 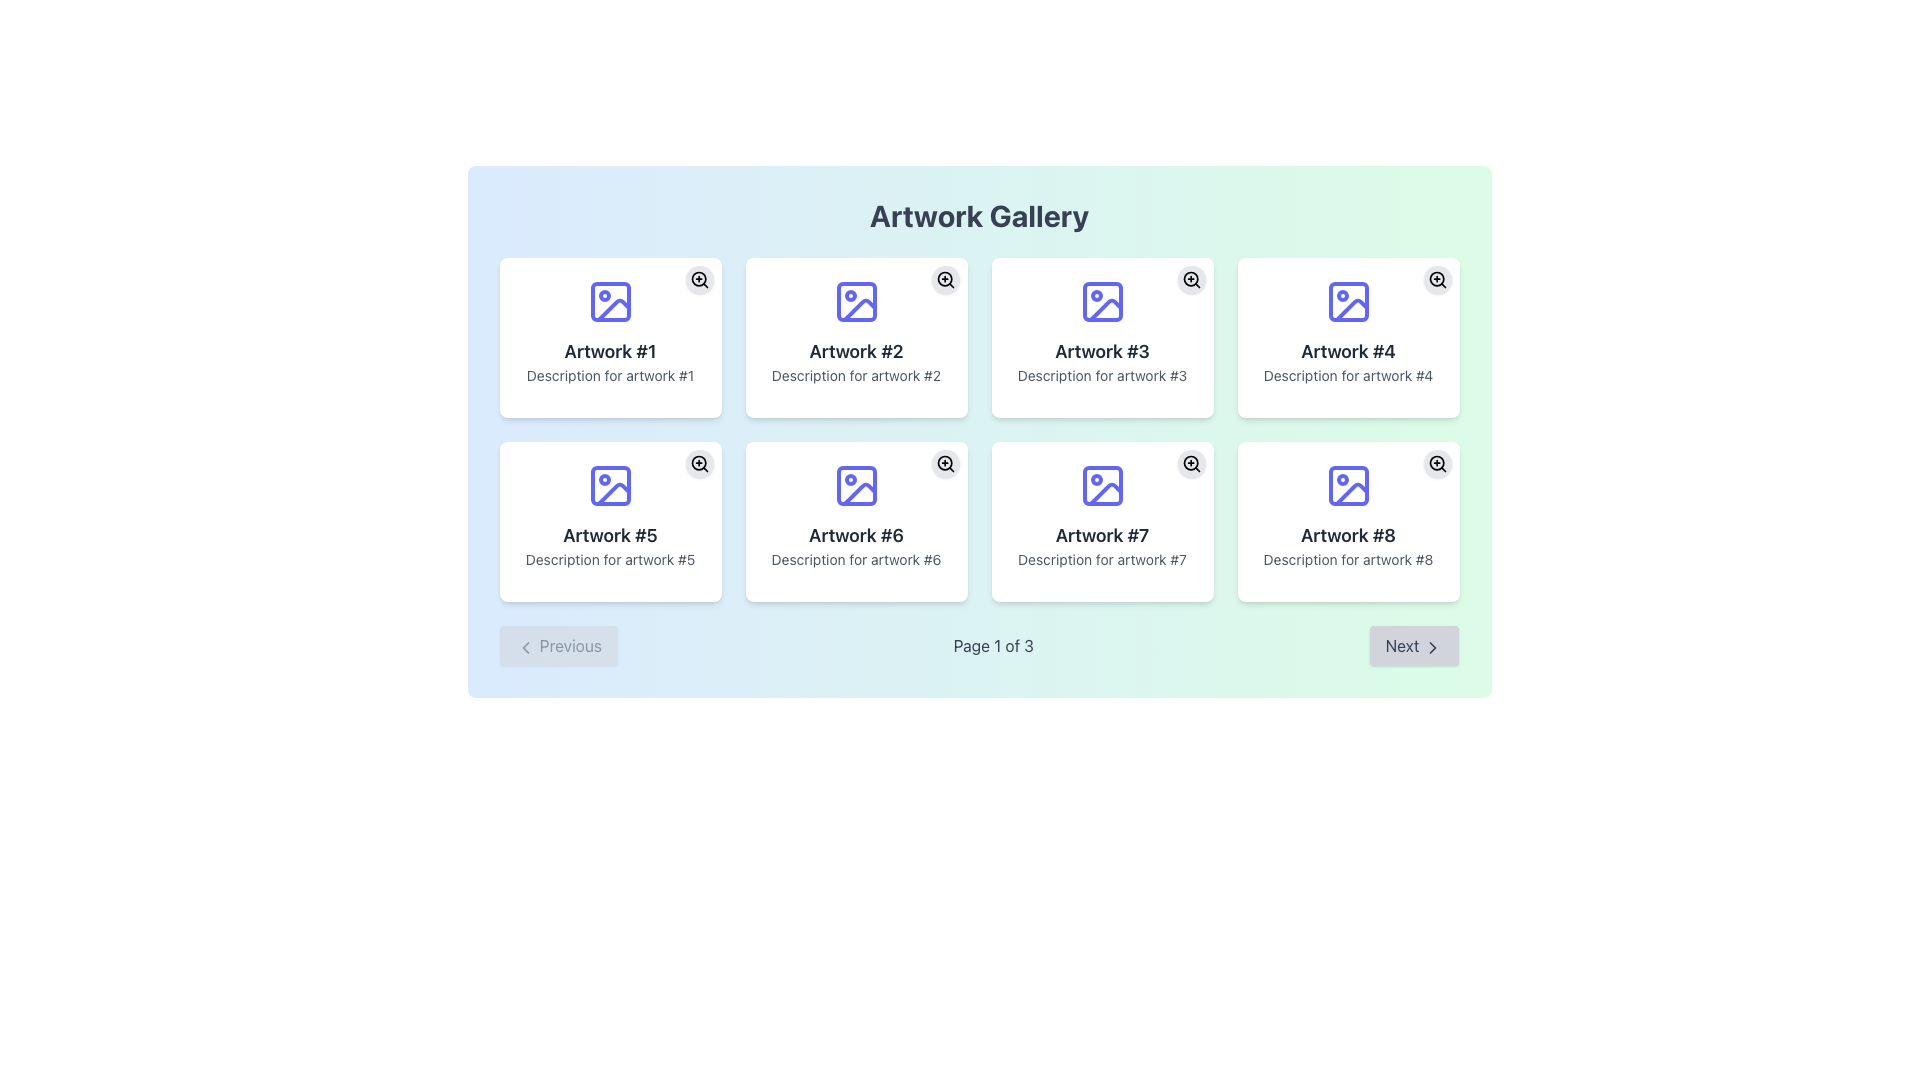 What do you see at coordinates (856, 559) in the screenshot?
I see `the text label that reads 'Description for artwork #6', which is located beneath the 'Artwork #6' title in the sixth card of the grid layout in the 'Artwork Gallery' section` at bounding box center [856, 559].